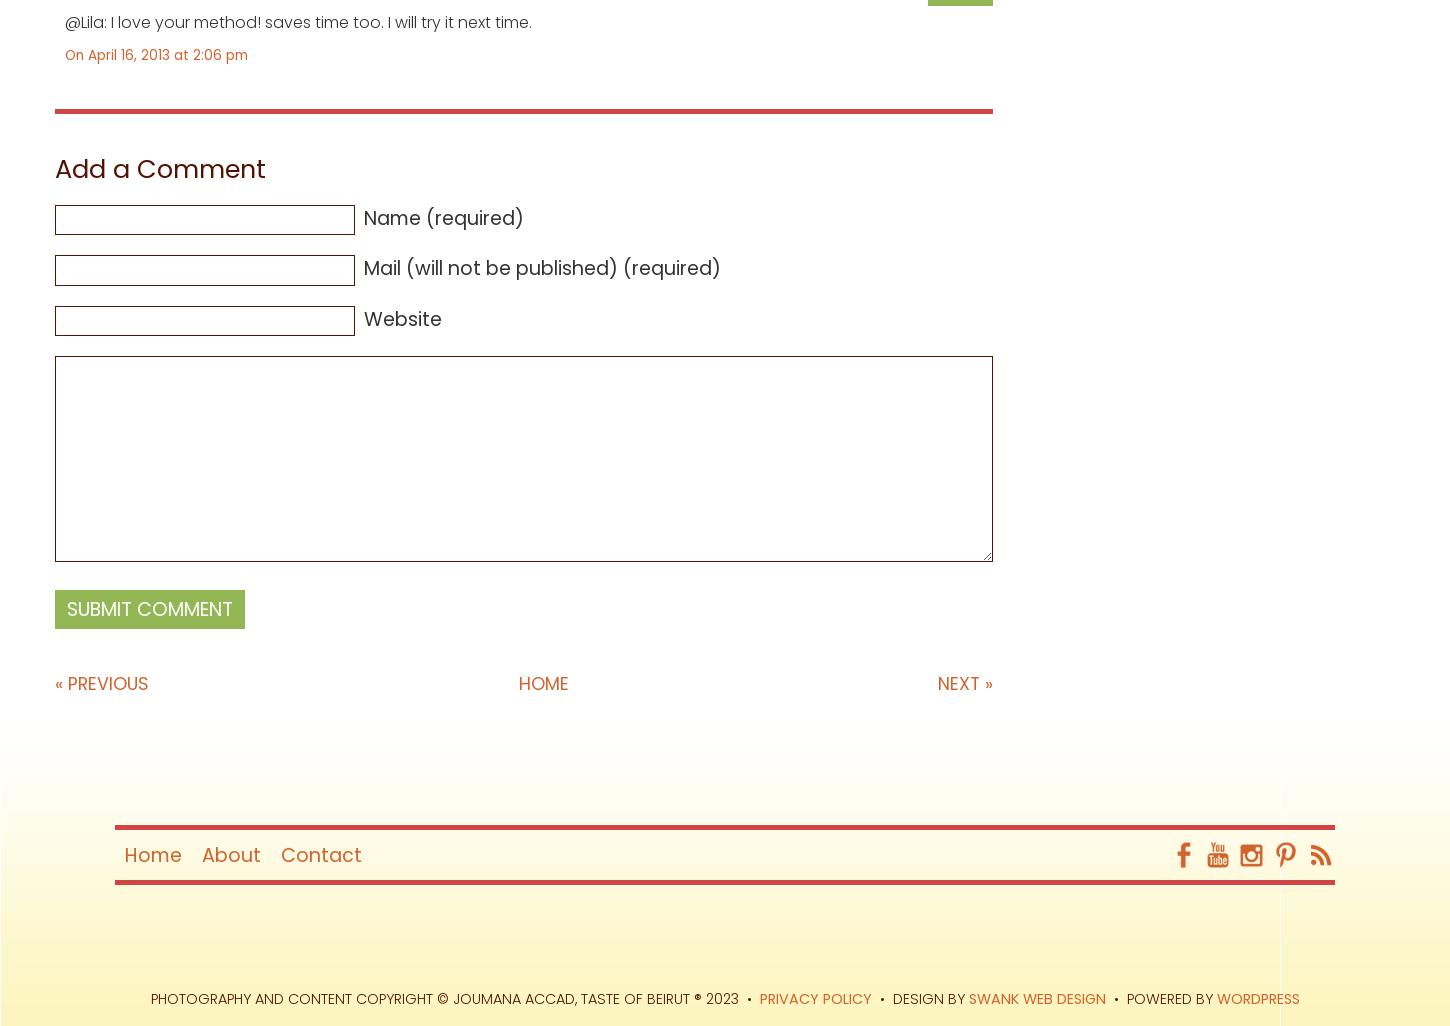 The width and height of the screenshot is (1450, 1026). Describe the element at coordinates (542, 267) in the screenshot. I see `'Mail (will not be published) (required)'` at that location.